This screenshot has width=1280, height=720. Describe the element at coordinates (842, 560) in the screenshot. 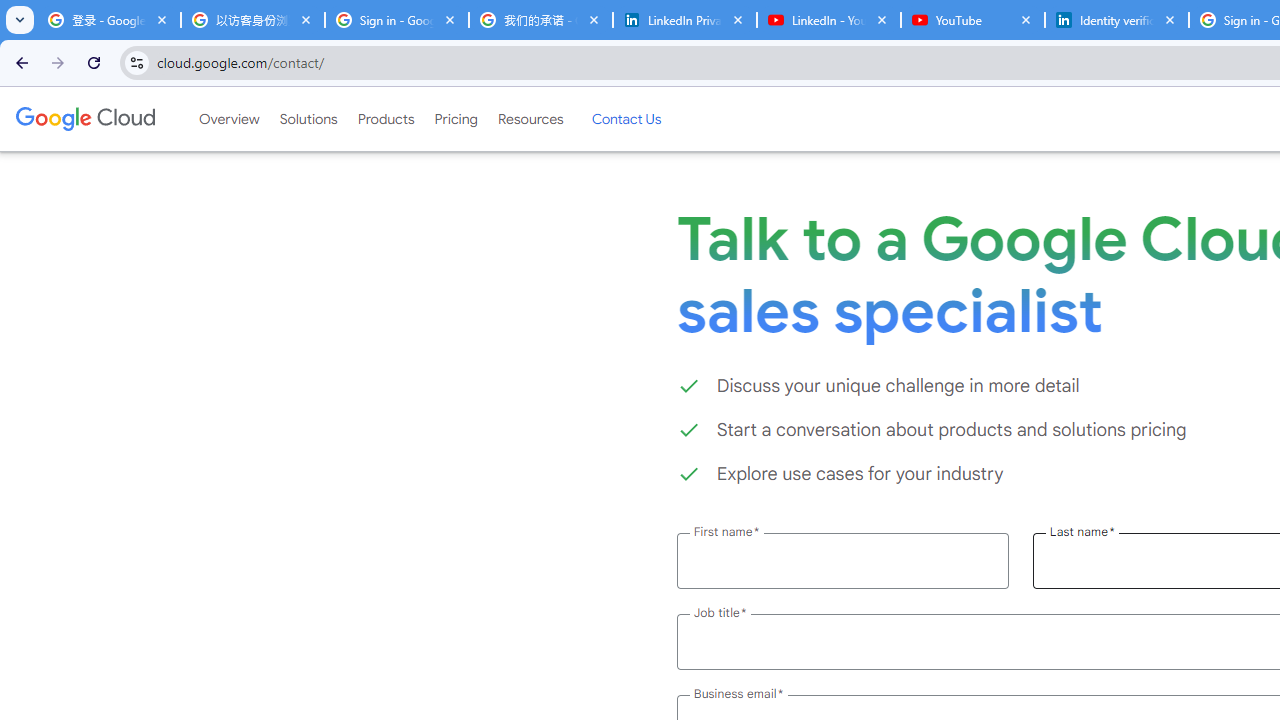

I see `'First name *'` at that location.